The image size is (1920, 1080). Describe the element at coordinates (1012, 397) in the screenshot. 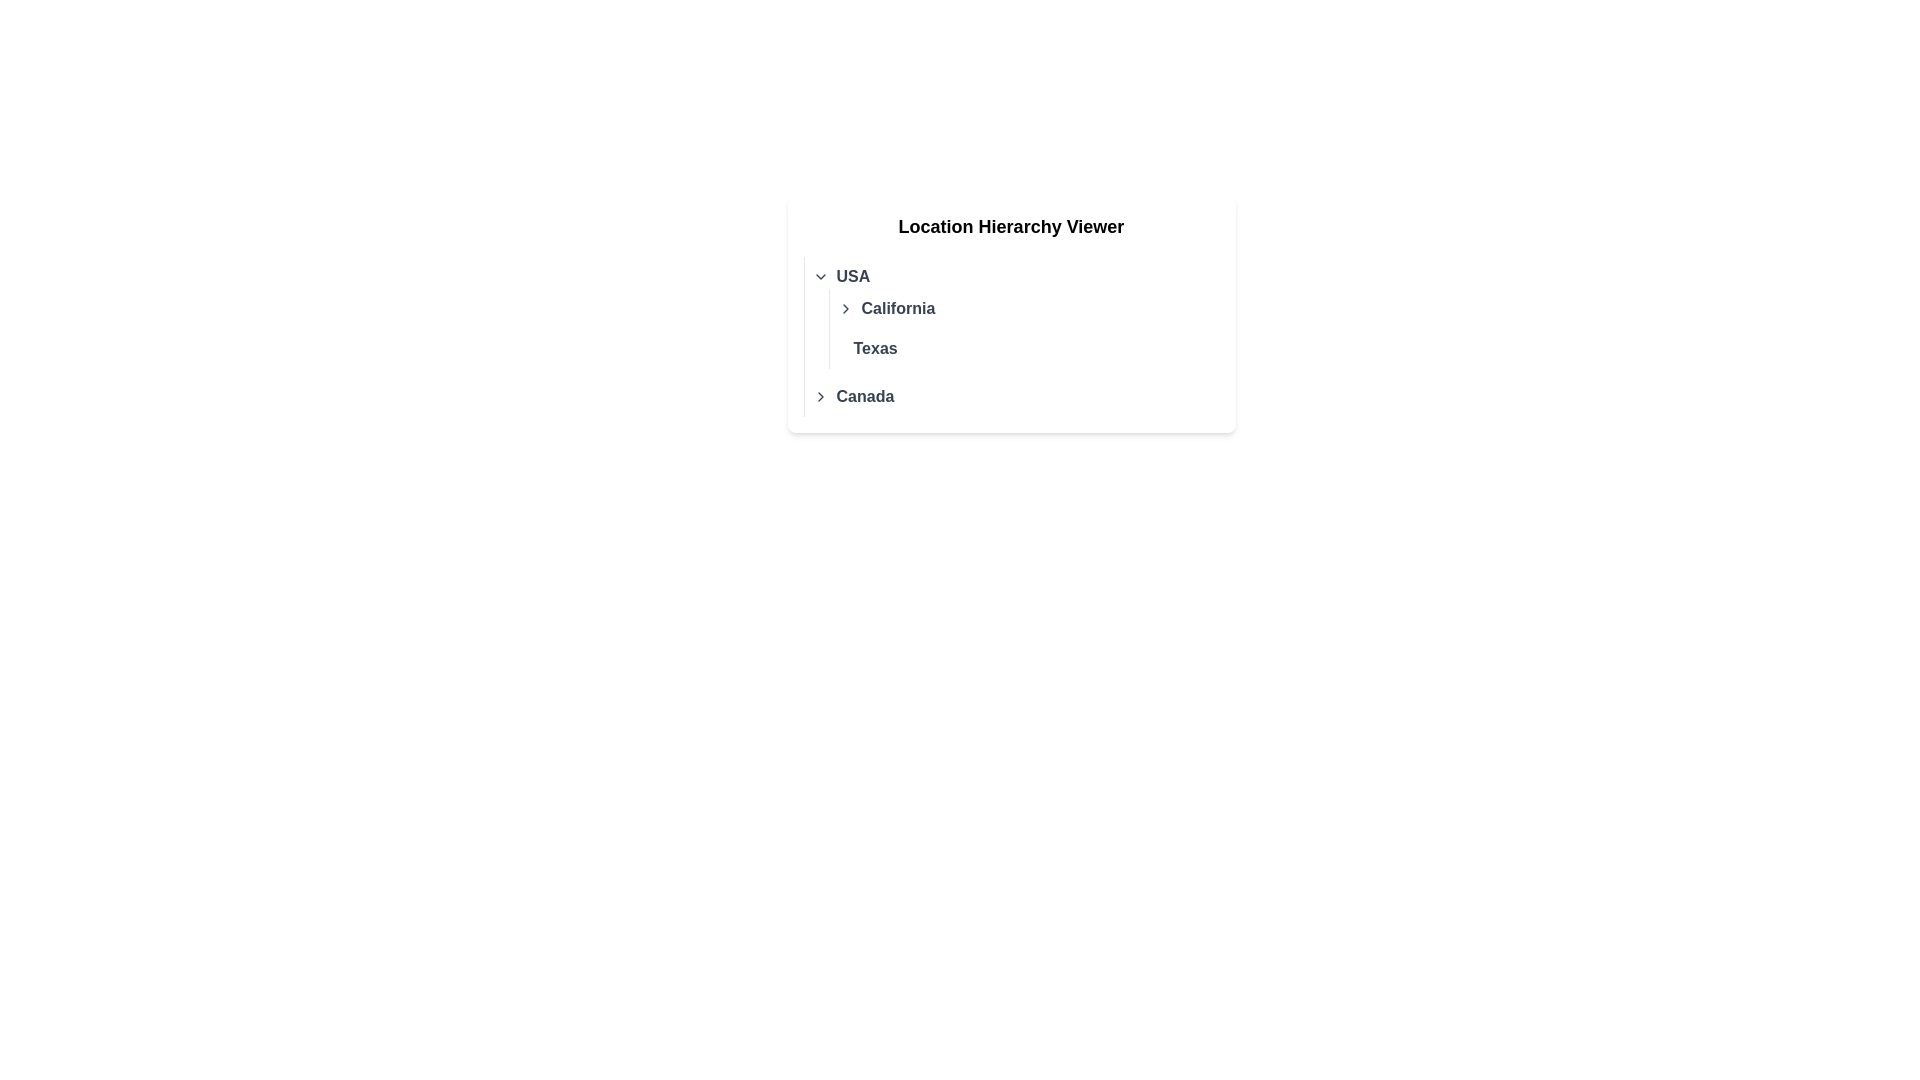

I see `the list item representing 'Canada' in the hierarchical list` at that location.